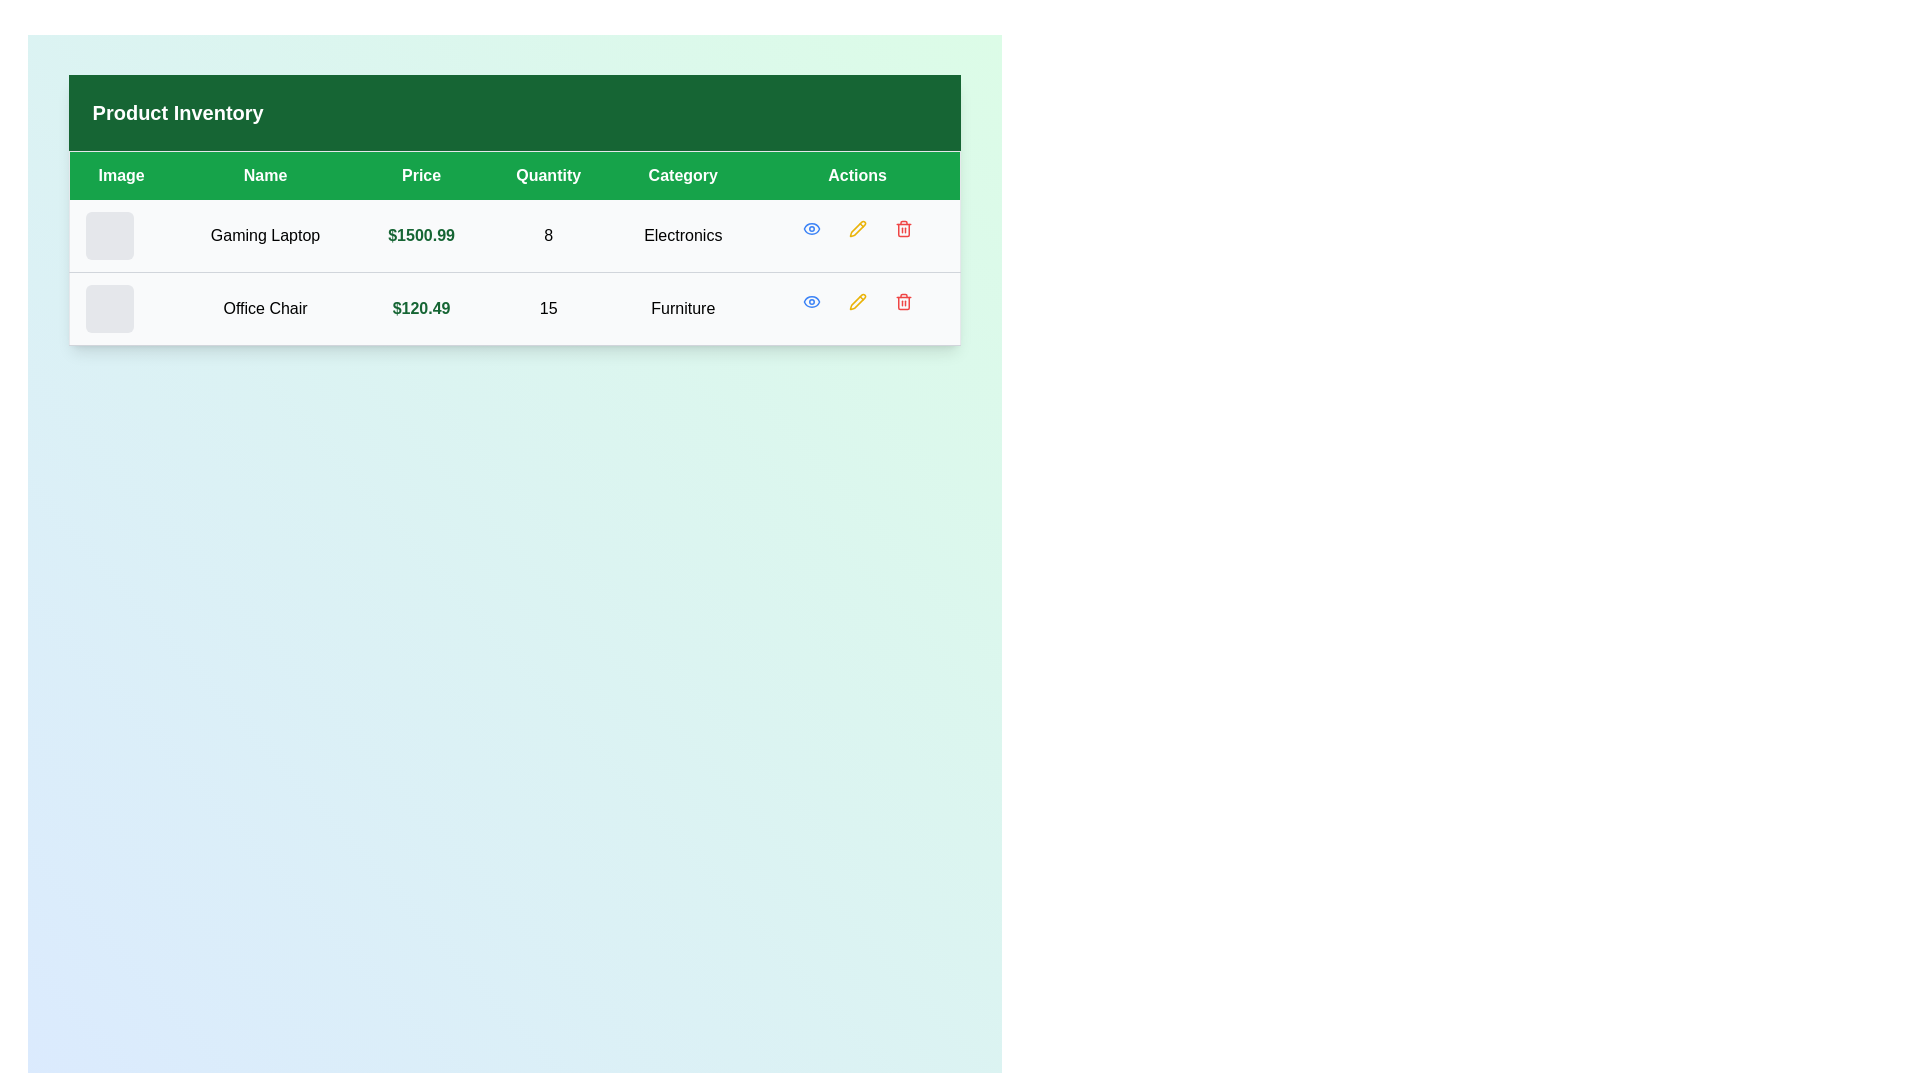 Image resolution: width=1920 pixels, height=1080 pixels. What do you see at coordinates (264, 235) in the screenshot?
I see `the text label displaying 'Gaming Laptop' in bold black font, located in the second column of the first row of the data table below the 'Product Inventory' header` at bounding box center [264, 235].